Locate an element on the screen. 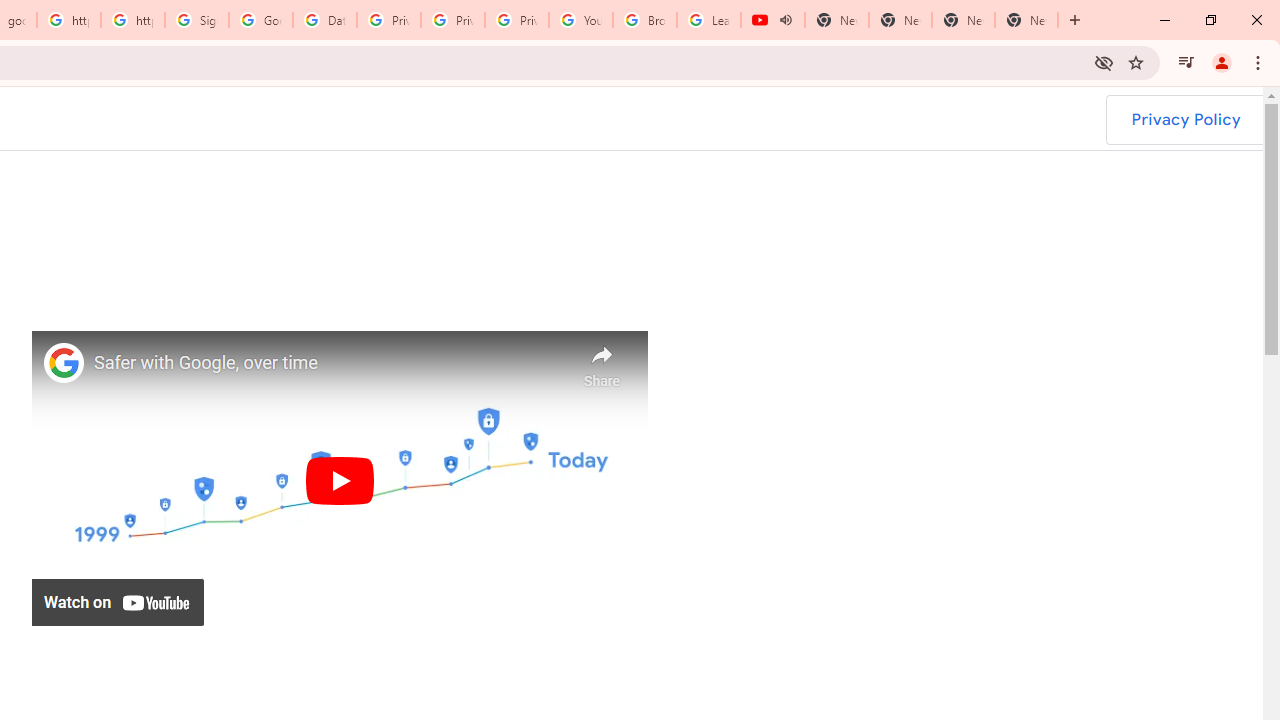  'Photo image of Google' is located at coordinates (64, 362).